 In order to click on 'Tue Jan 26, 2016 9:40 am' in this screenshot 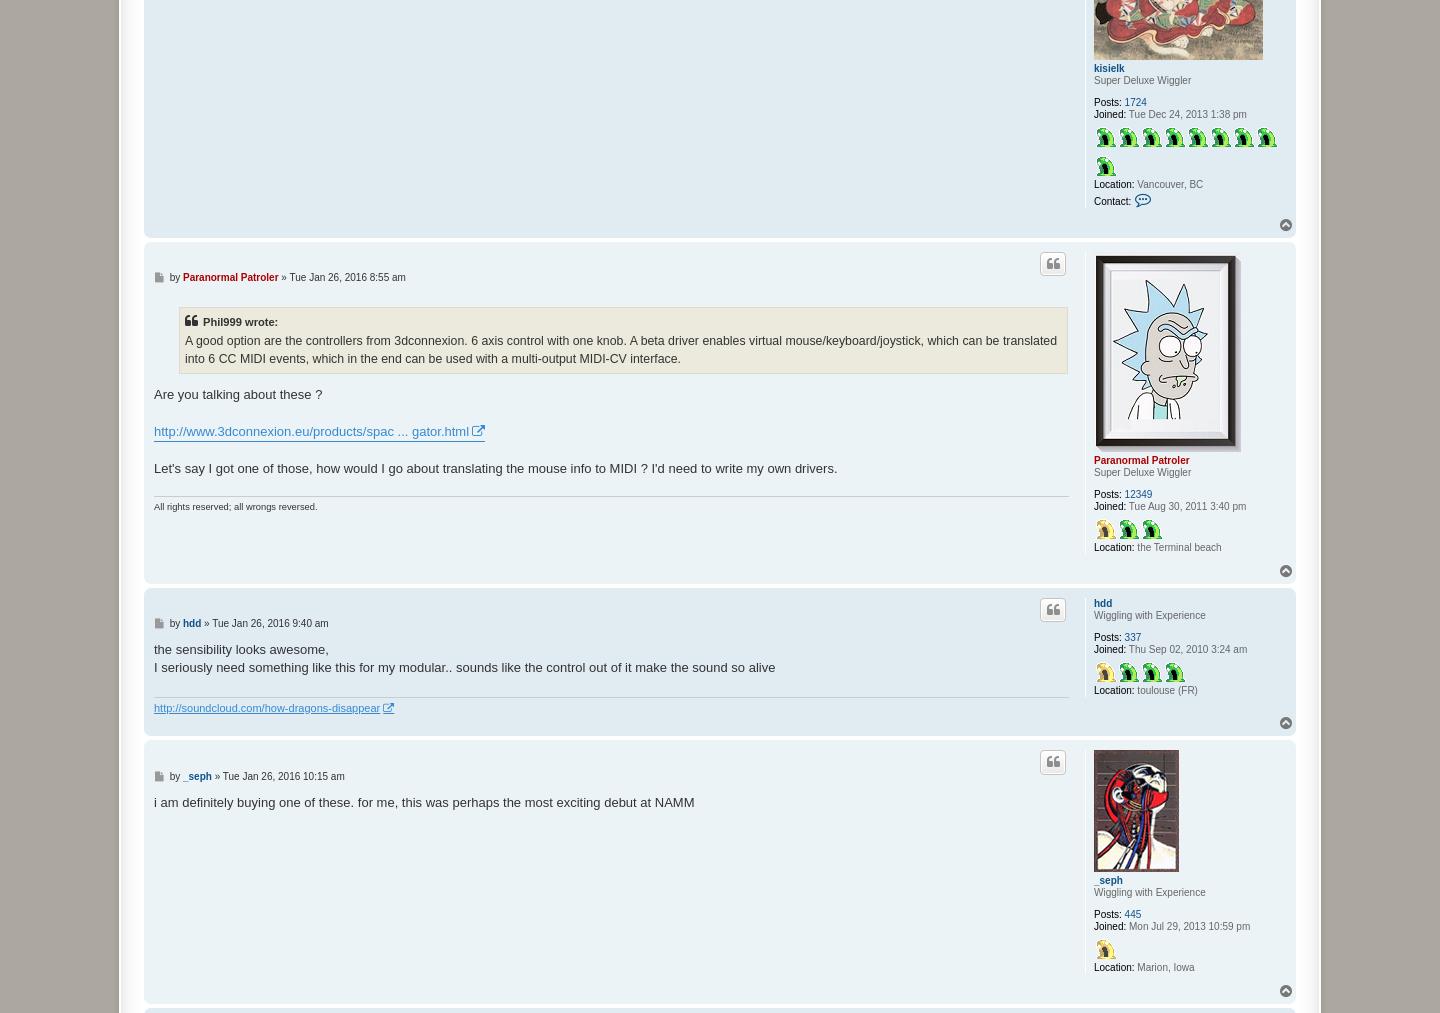, I will do `click(269, 621)`.